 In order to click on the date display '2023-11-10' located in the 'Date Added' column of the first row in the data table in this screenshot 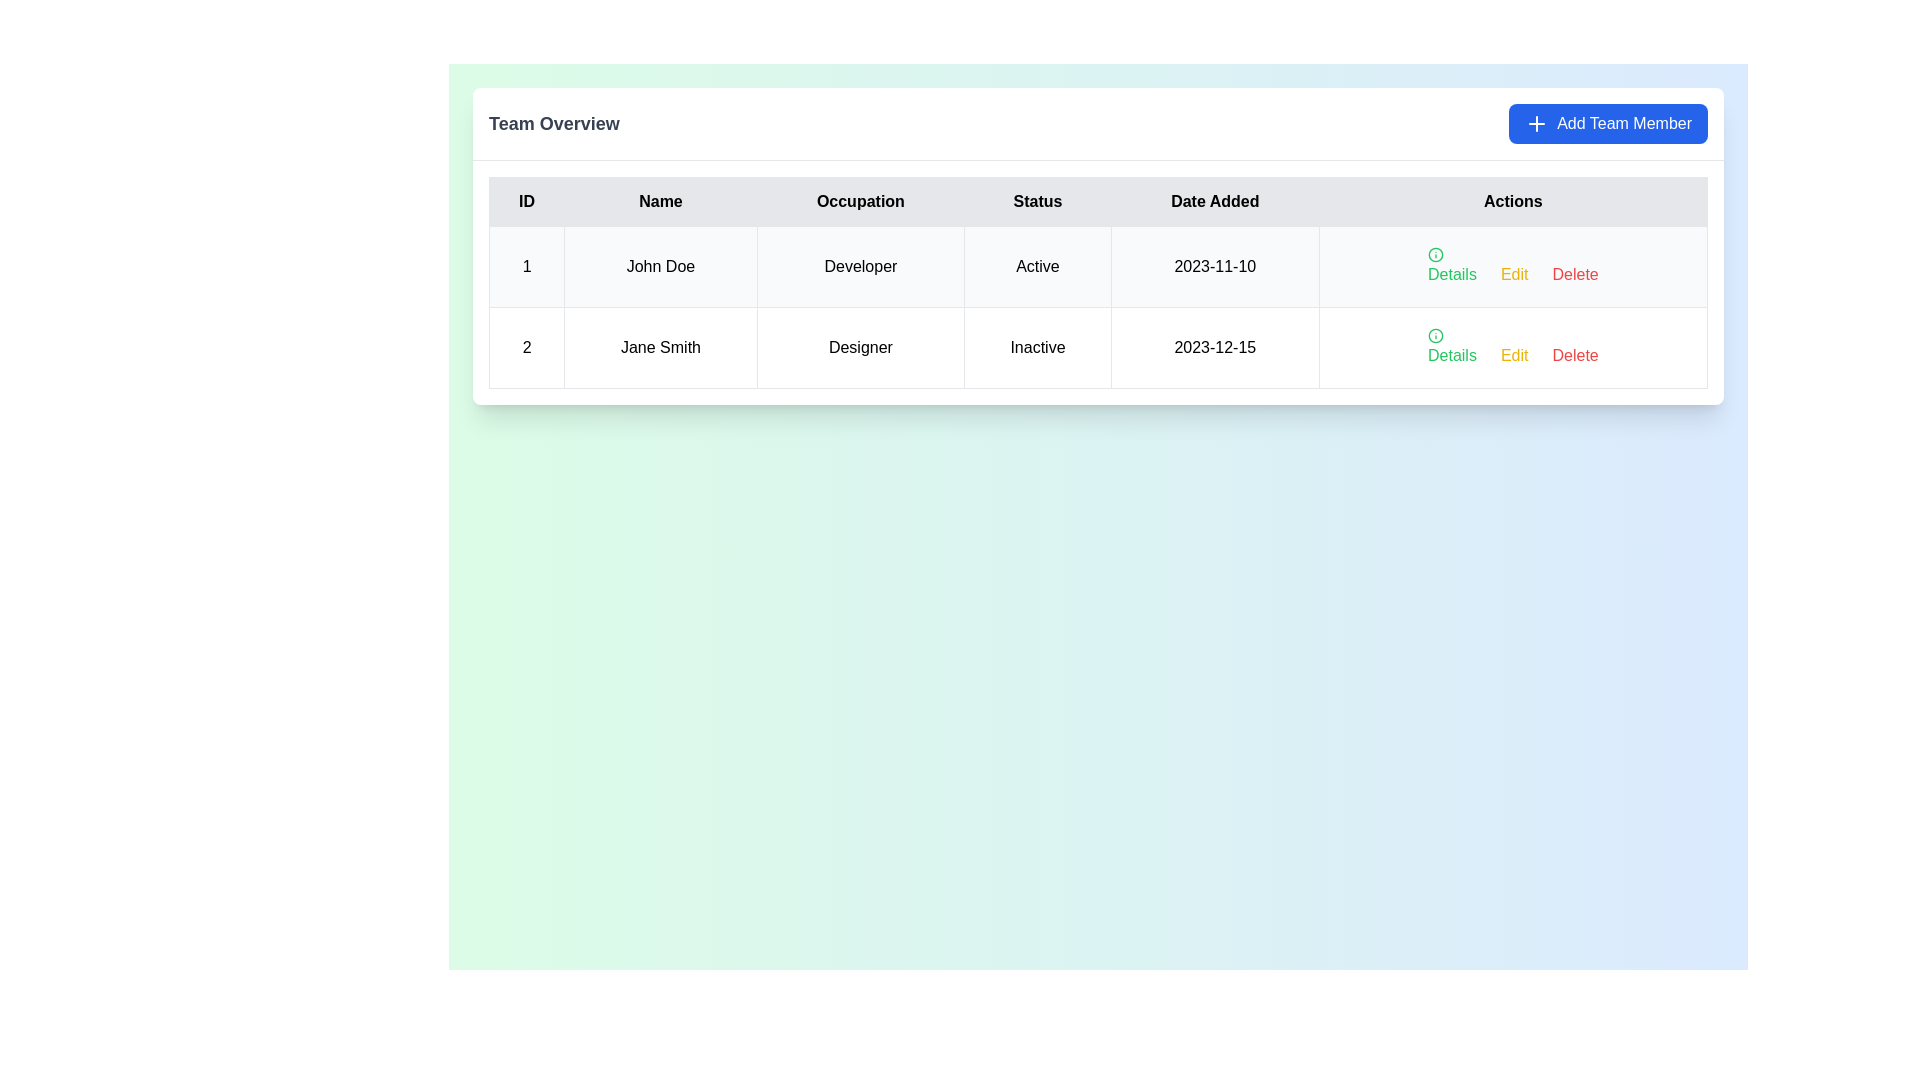, I will do `click(1214, 265)`.